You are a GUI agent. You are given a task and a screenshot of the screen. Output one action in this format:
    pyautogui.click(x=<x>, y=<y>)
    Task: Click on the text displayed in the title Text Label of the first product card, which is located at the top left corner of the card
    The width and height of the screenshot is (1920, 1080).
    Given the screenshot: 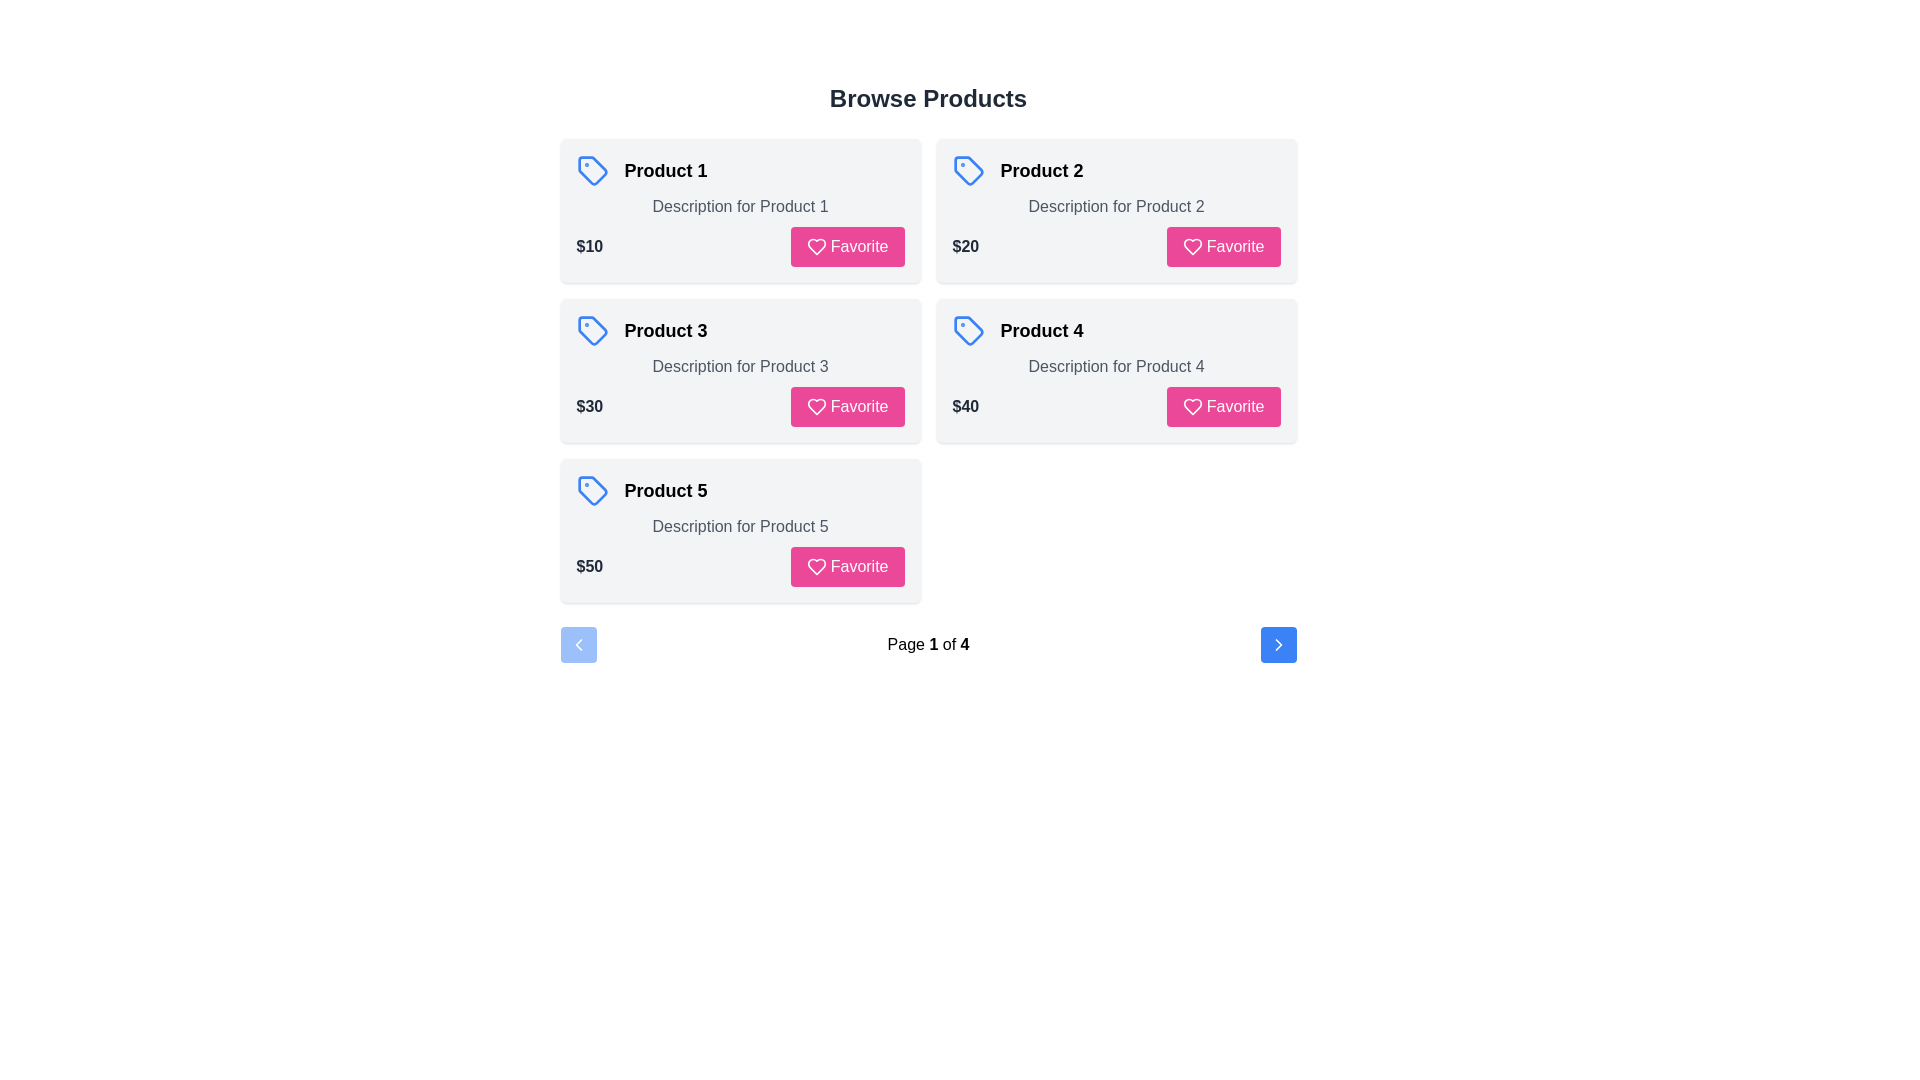 What is the action you would take?
    pyautogui.click(x=666, y=169)
    